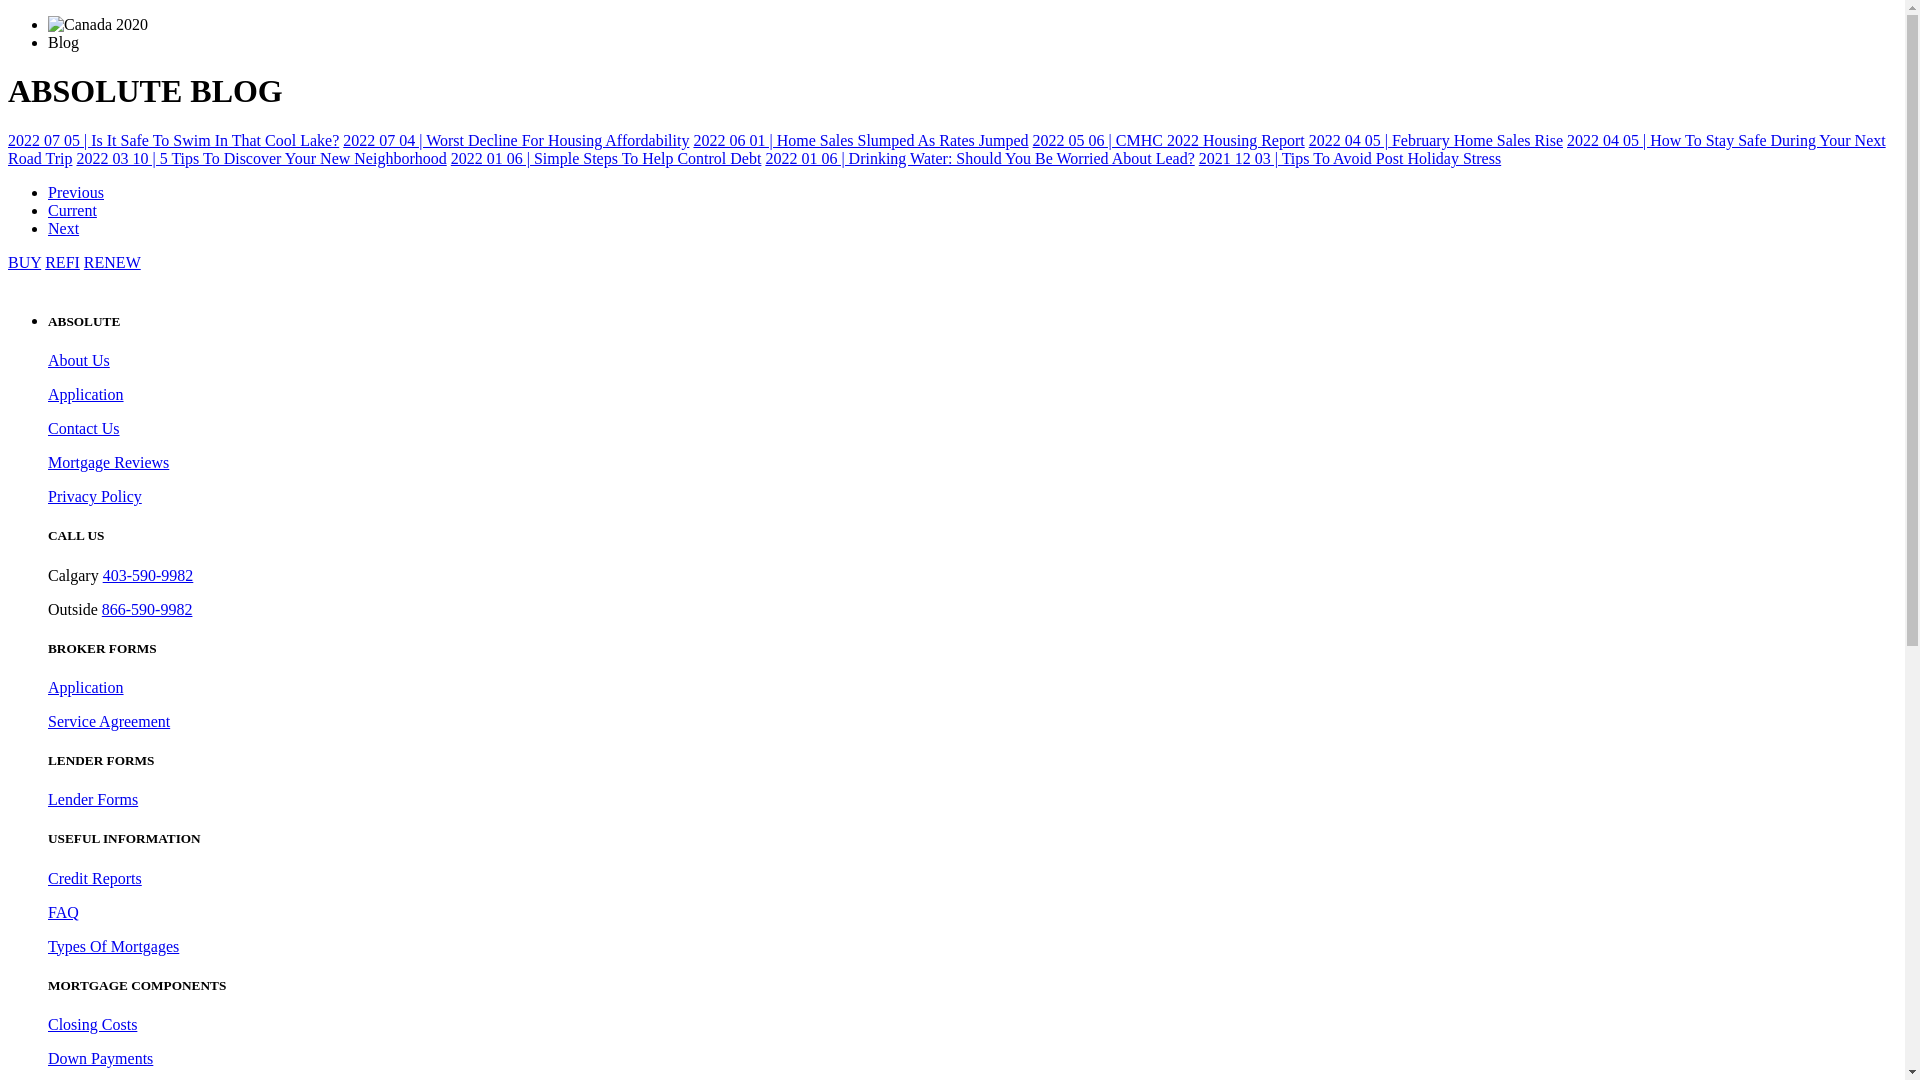 Image resolution: width=1920 pixels, height=1080 pixels. What do you see at coordinates (76, 192) in the screenshot?
I see `'Previous'` at bounding box center [76, 192].